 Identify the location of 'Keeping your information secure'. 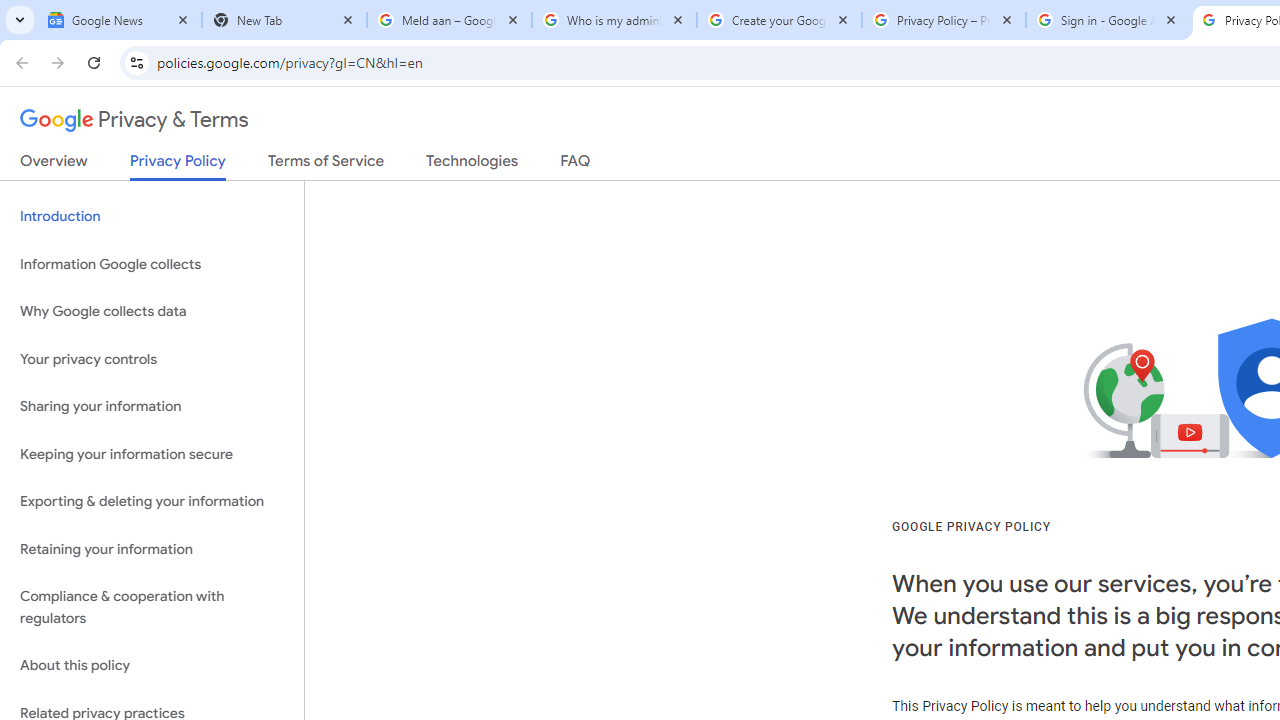
(151, 454).